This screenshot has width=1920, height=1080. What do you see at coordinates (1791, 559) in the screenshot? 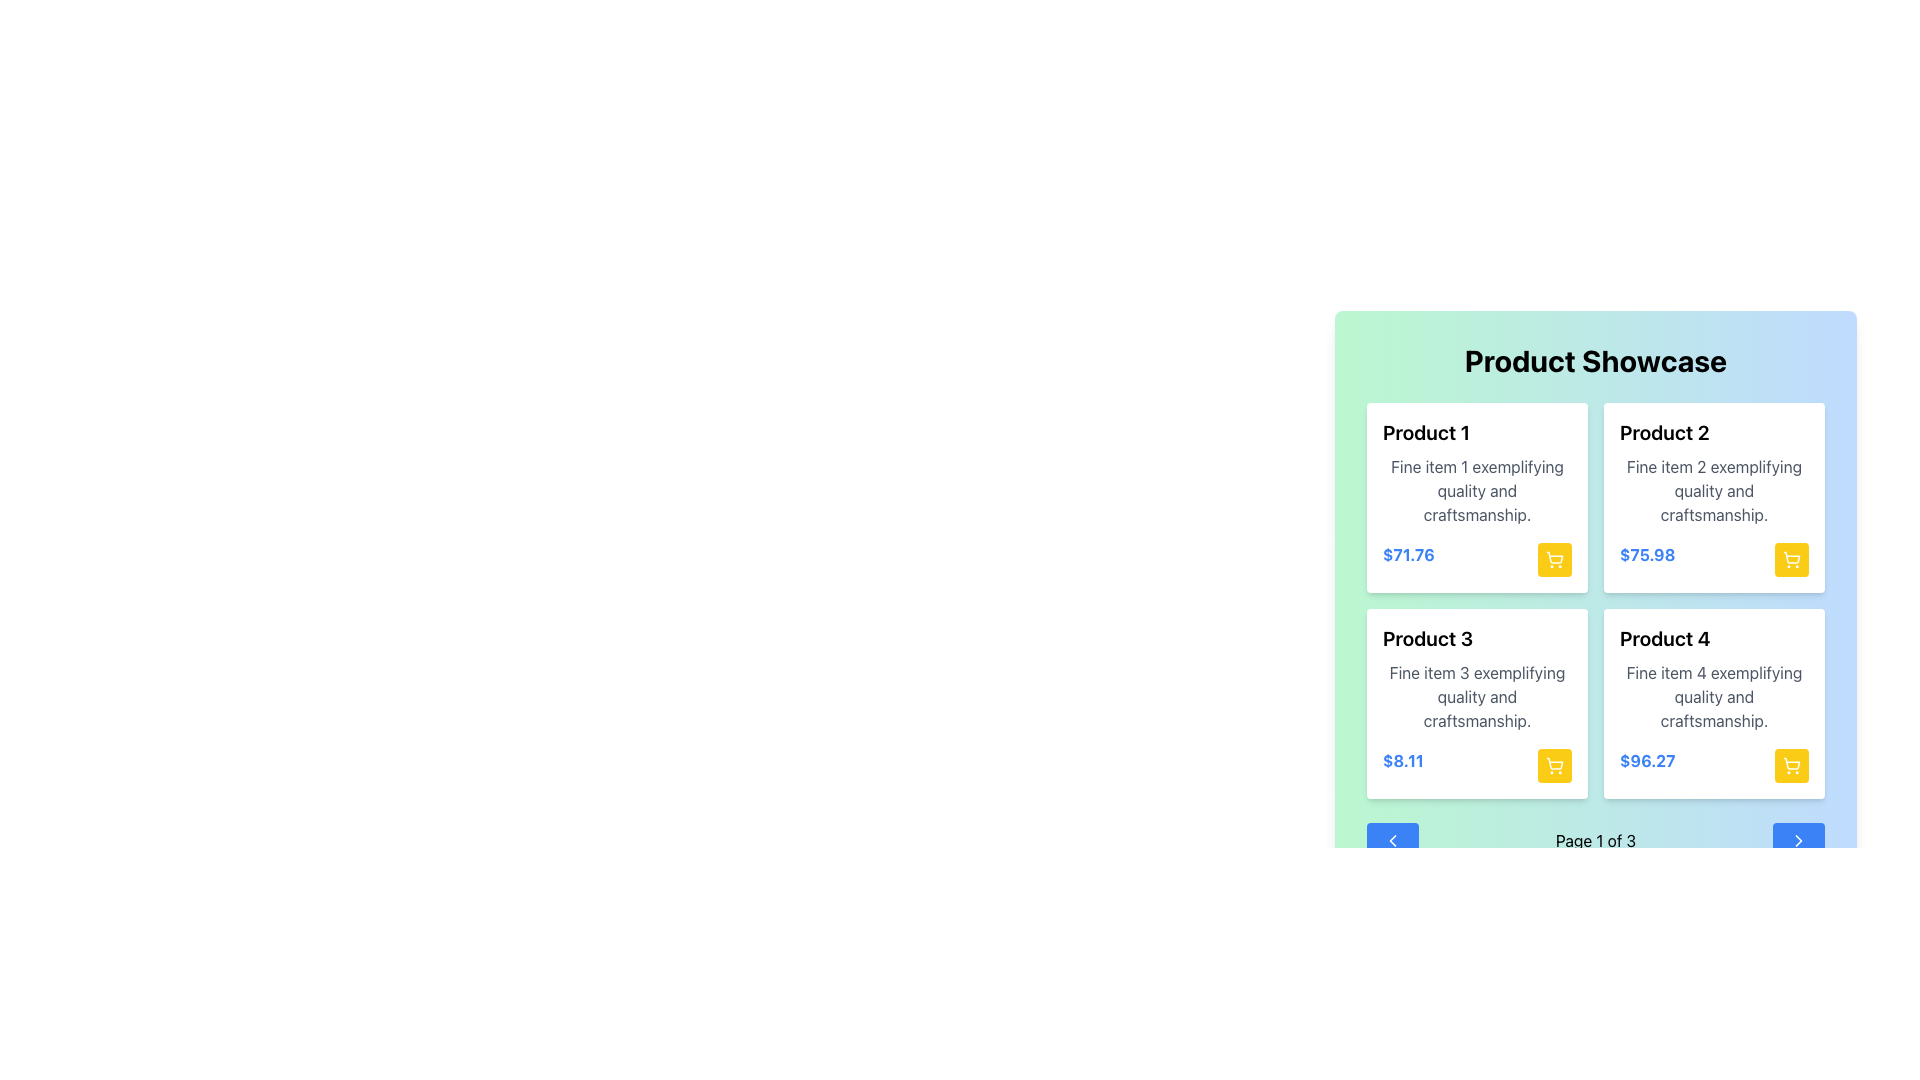
I see `the shopping cart icon with a yellow background in the bottom-right corner of the second product card` at bounding box center [1791, 559].